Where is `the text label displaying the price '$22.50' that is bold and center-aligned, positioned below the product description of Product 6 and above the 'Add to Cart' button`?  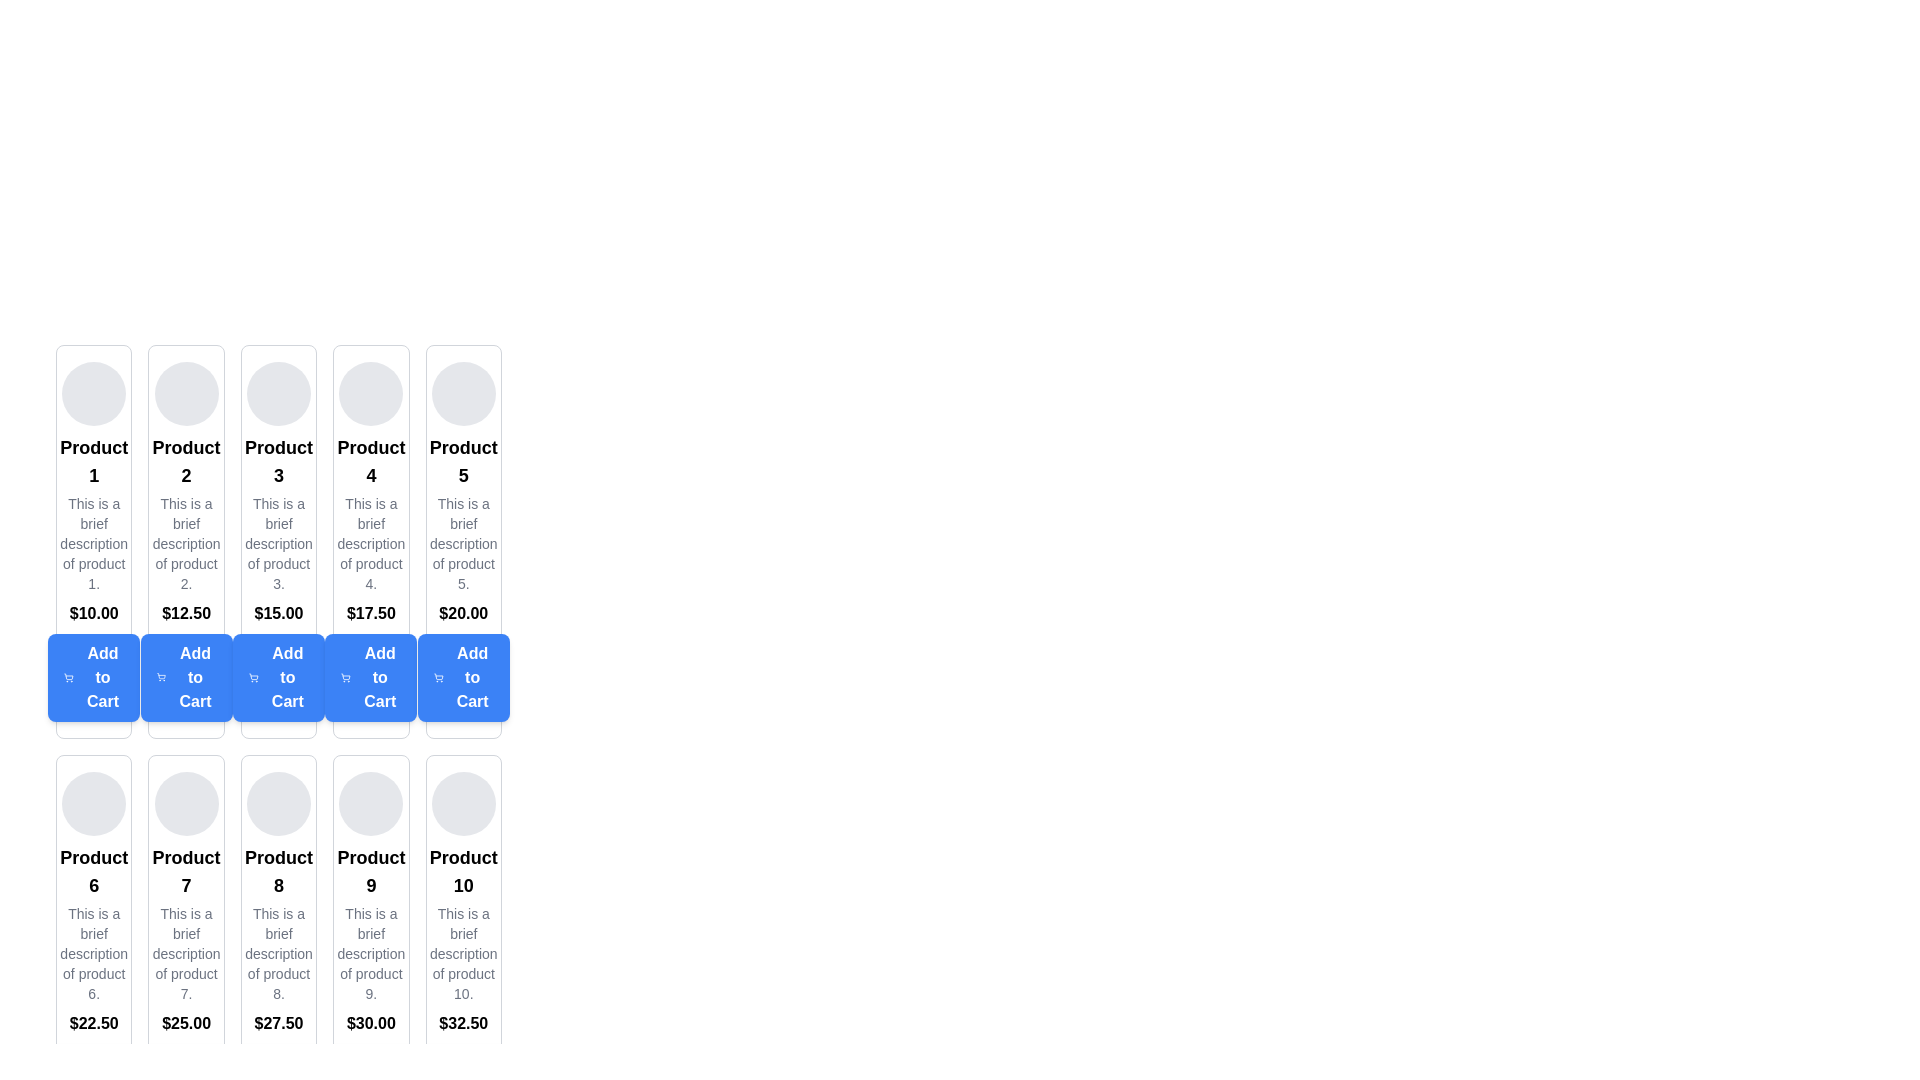 the text label displaying the price '$22.50' that is bold and center-aligned, positioned below the product description of Product 6 and above the 'Add to Cart' button is located at coordinates (93, 1023).